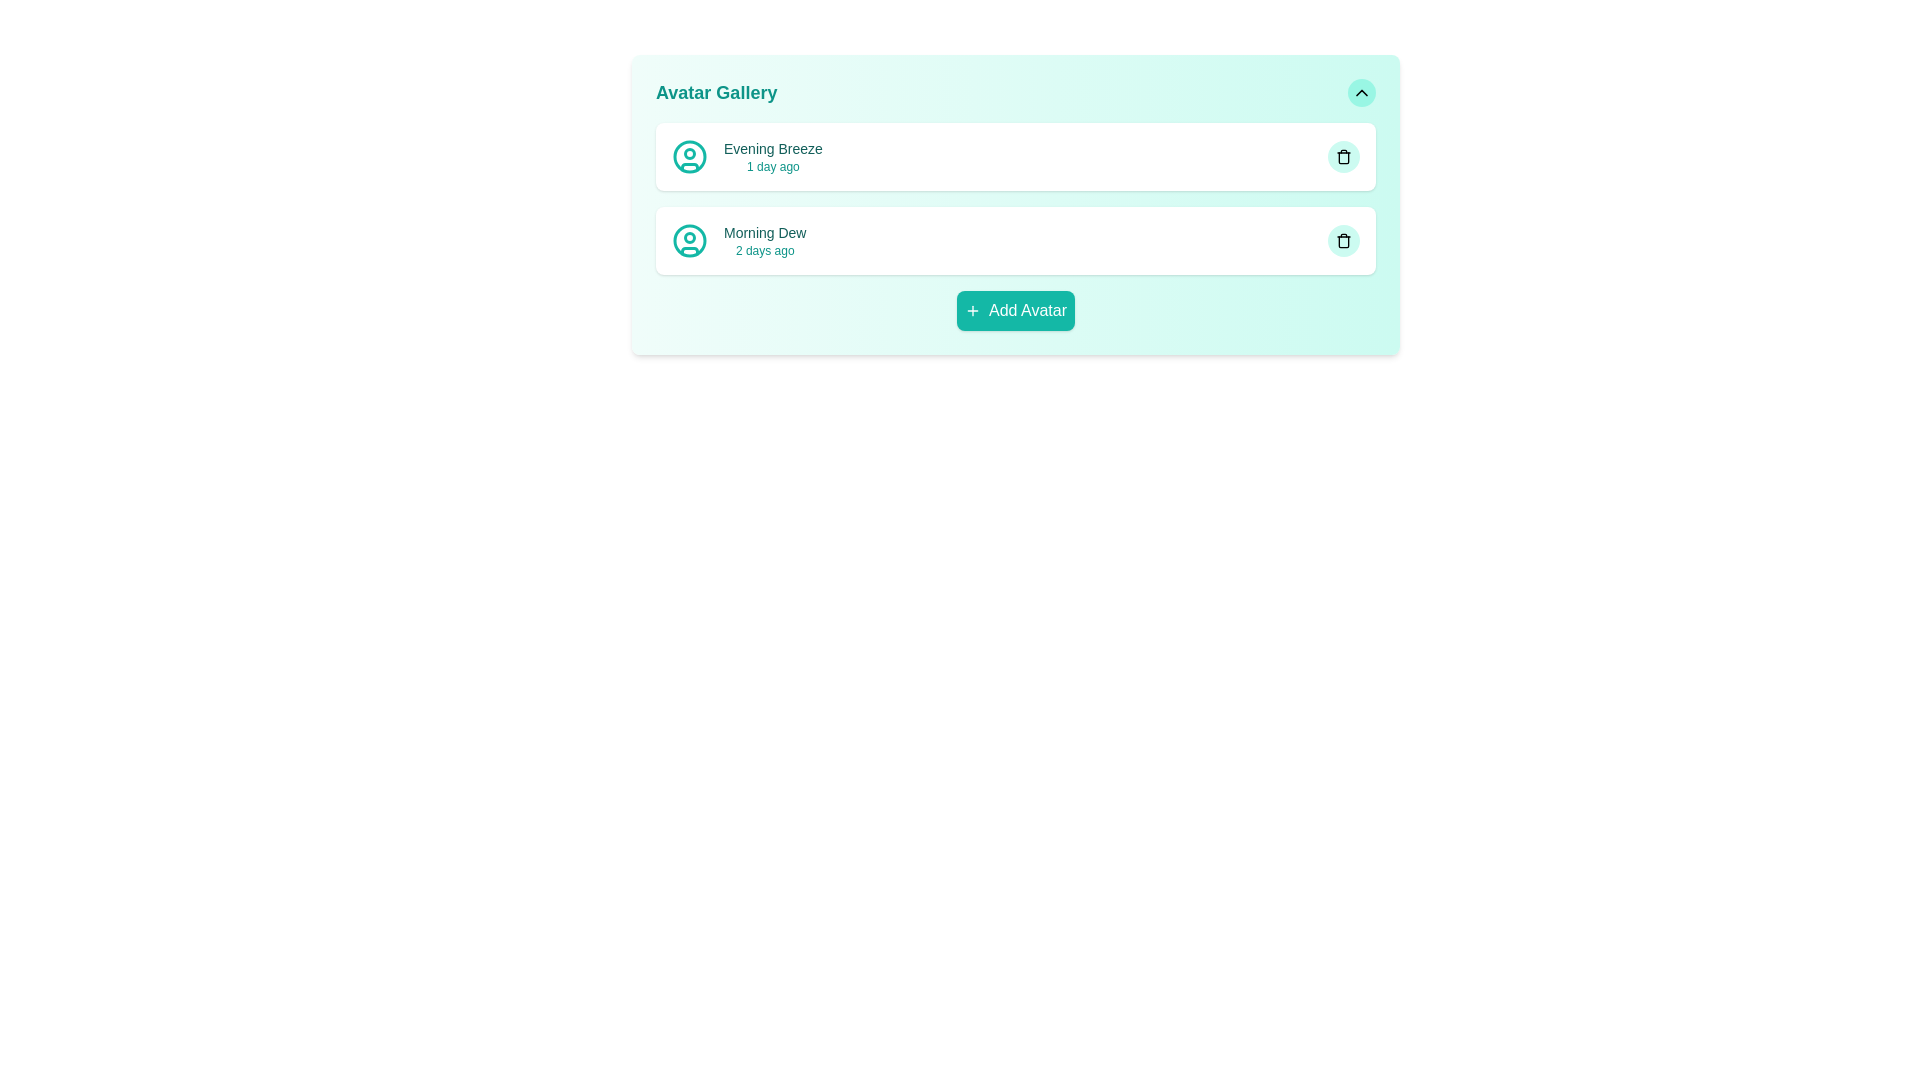  I want to click on the second card in the 'Avatar Gallery' section, which provides information about an avatar or user action, located below the card titled 'Evening Breeze 1 day ago', so click(1016, 239).